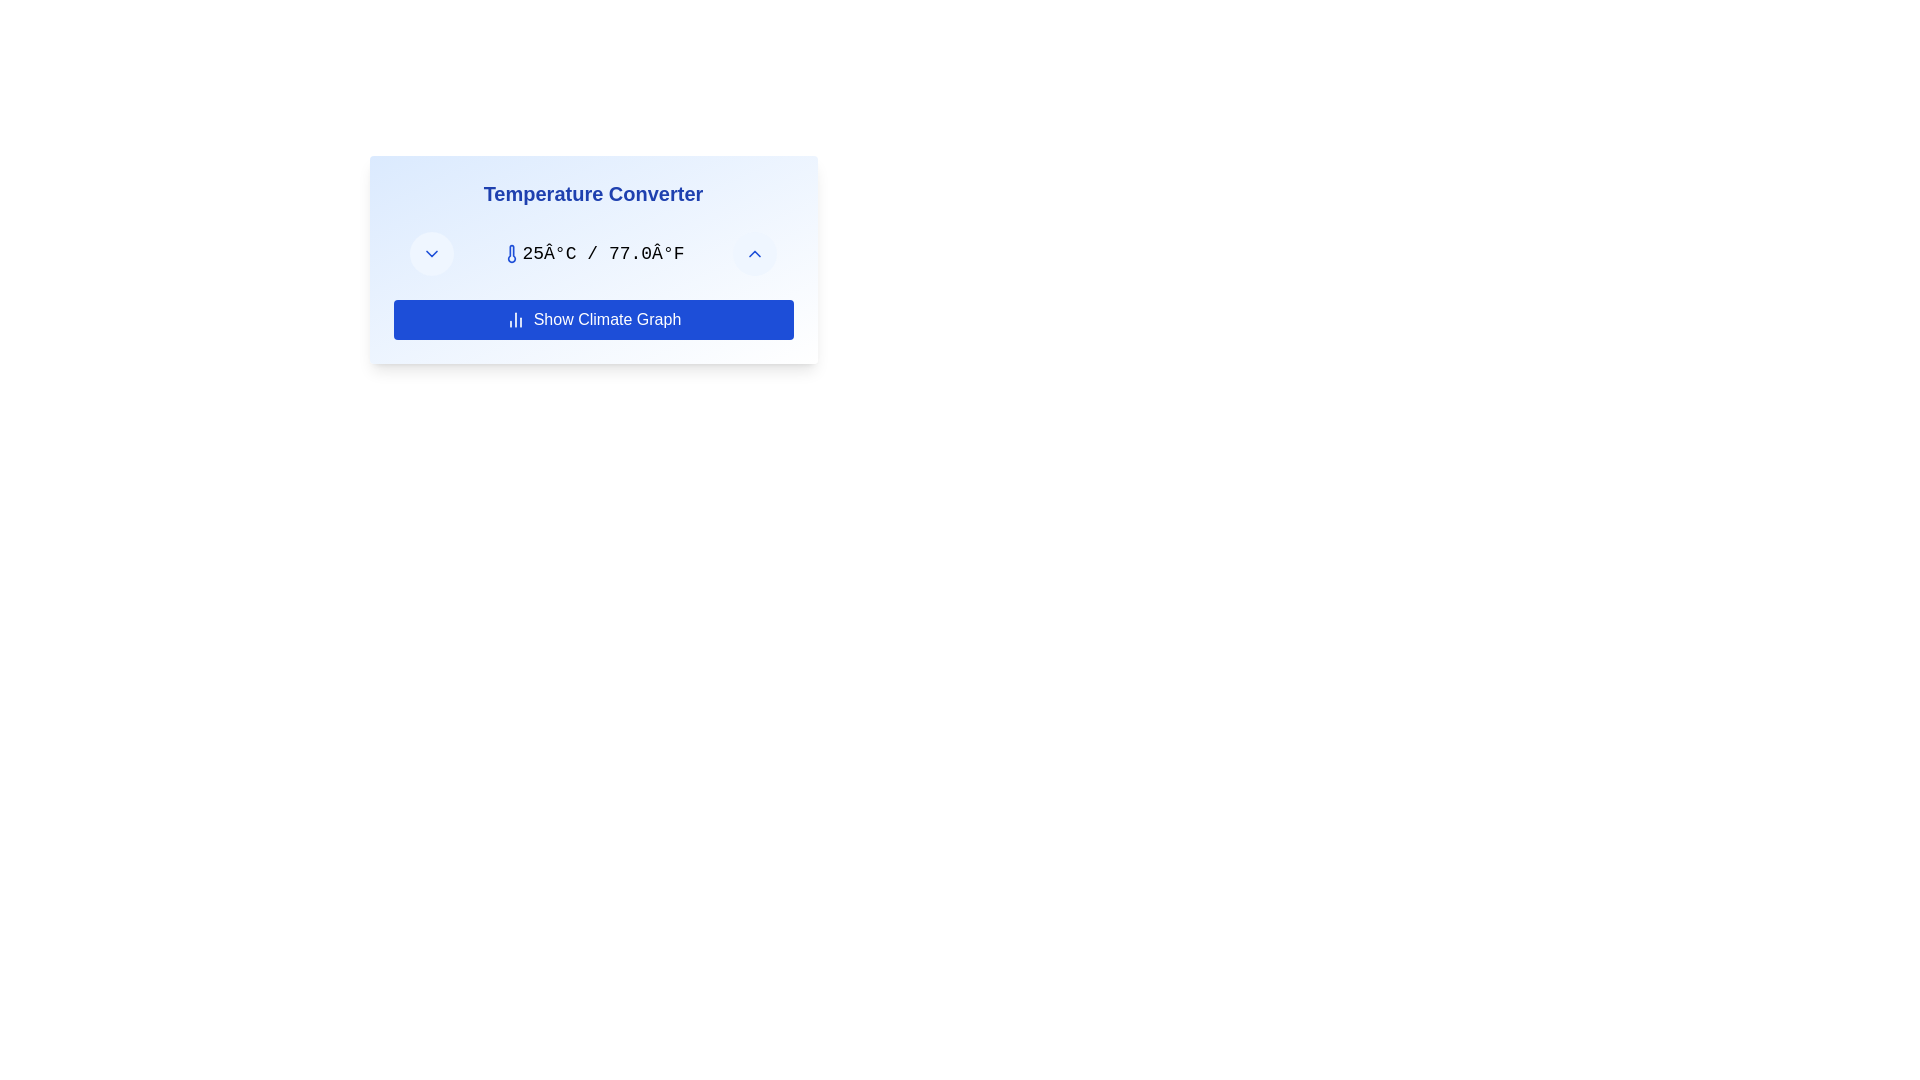 This screenshot has width=1920, height=1080. I want to click on the thermometer-shaped icon with a blue stroke color located to the left of the temperature text '25Â°C / 77.0Â°F', so click(512, 253).